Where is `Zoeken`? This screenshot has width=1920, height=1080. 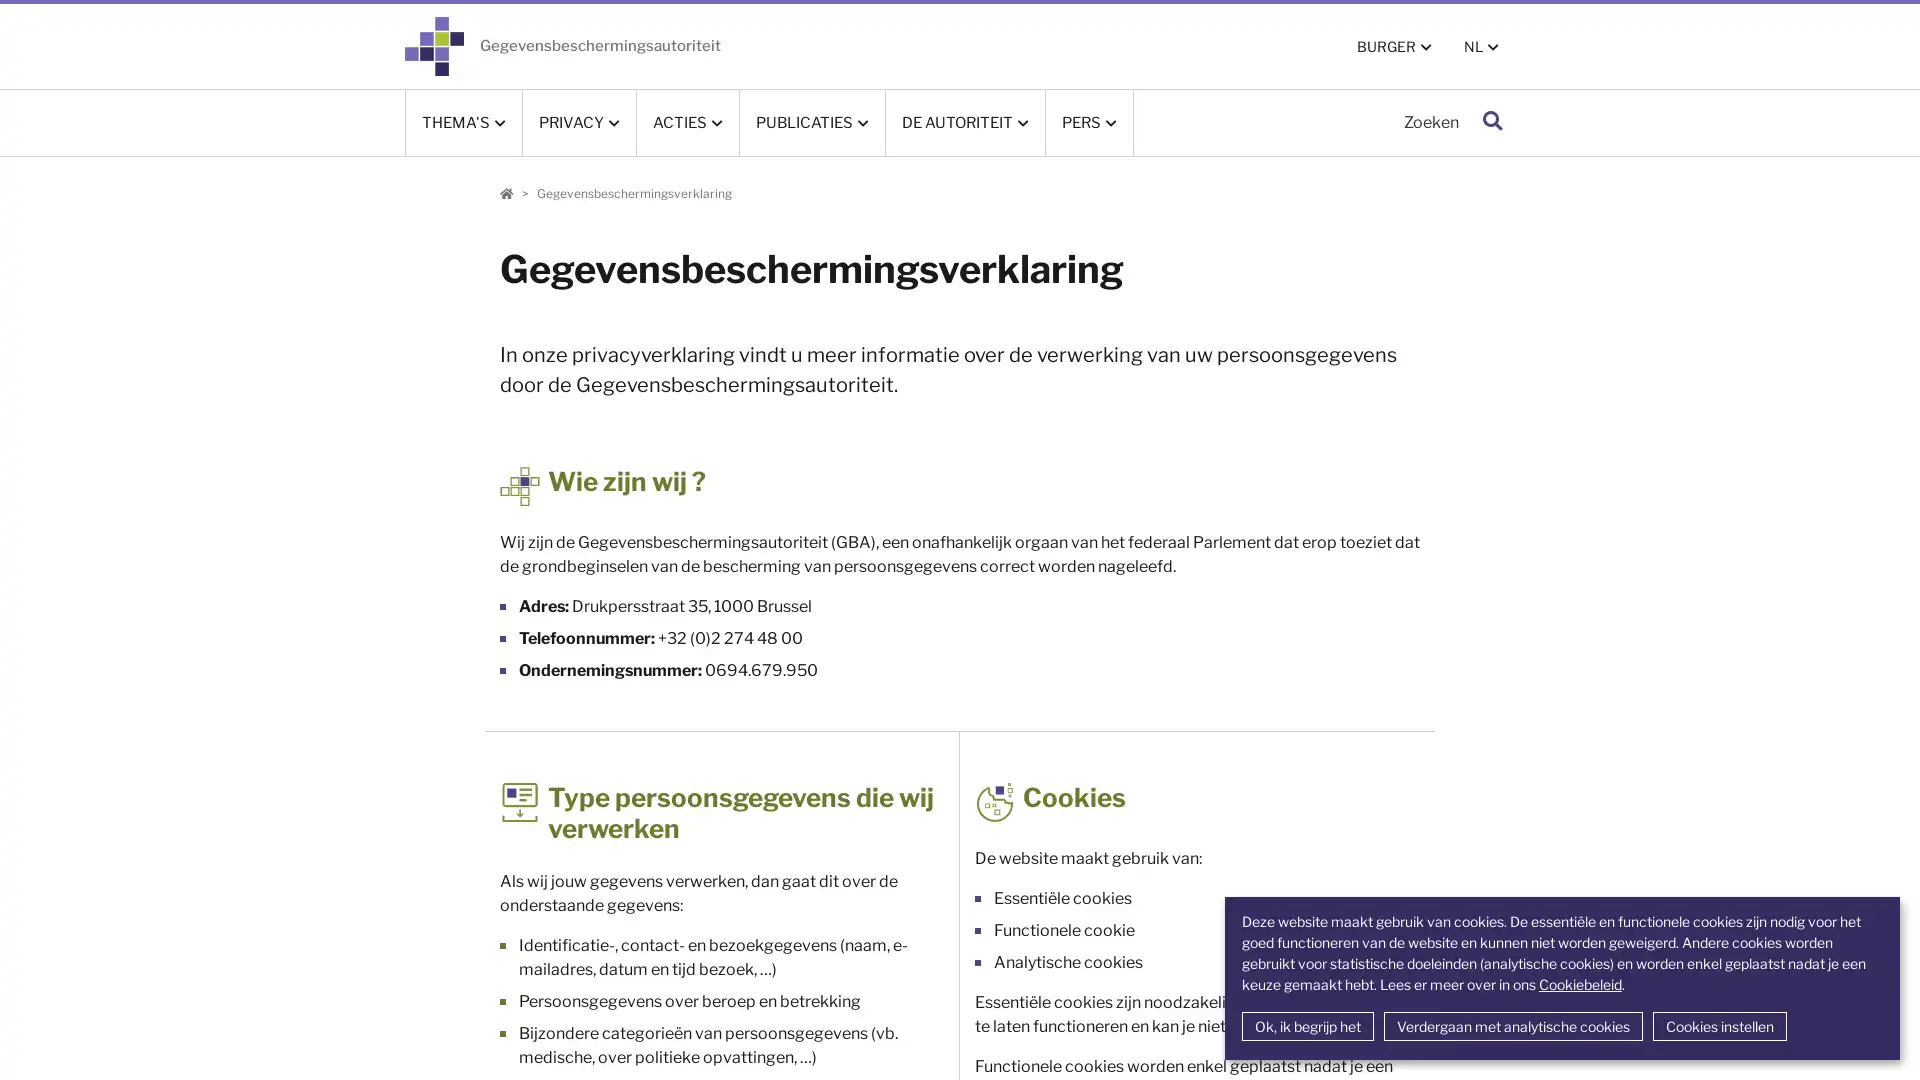 Zoeken is located at coordinates (1492, 122).